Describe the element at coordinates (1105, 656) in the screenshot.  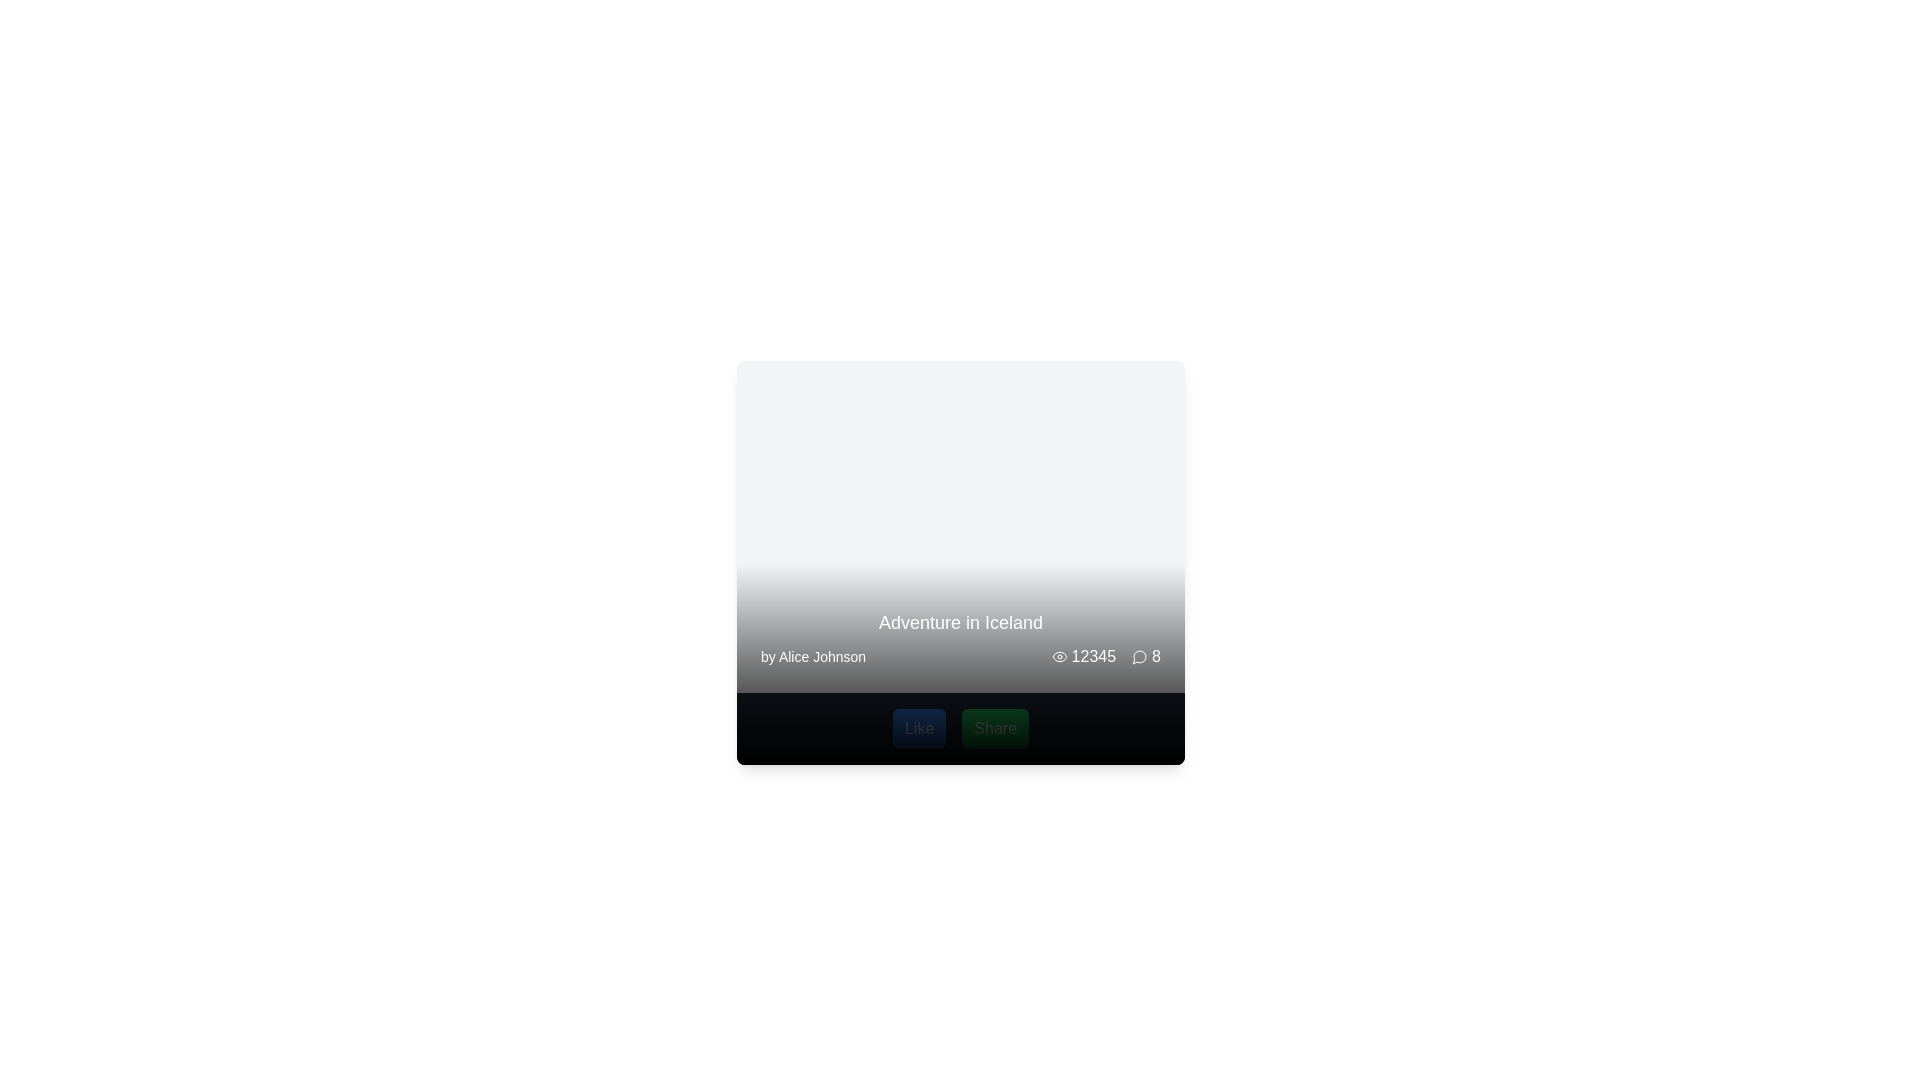
I see `the informational display component that shows the view count with an eye icon and comment count with a speech bubble icon, located in the bottom-right section of the interface, immediately after the author information 'by Alice Johnson'` at that location.